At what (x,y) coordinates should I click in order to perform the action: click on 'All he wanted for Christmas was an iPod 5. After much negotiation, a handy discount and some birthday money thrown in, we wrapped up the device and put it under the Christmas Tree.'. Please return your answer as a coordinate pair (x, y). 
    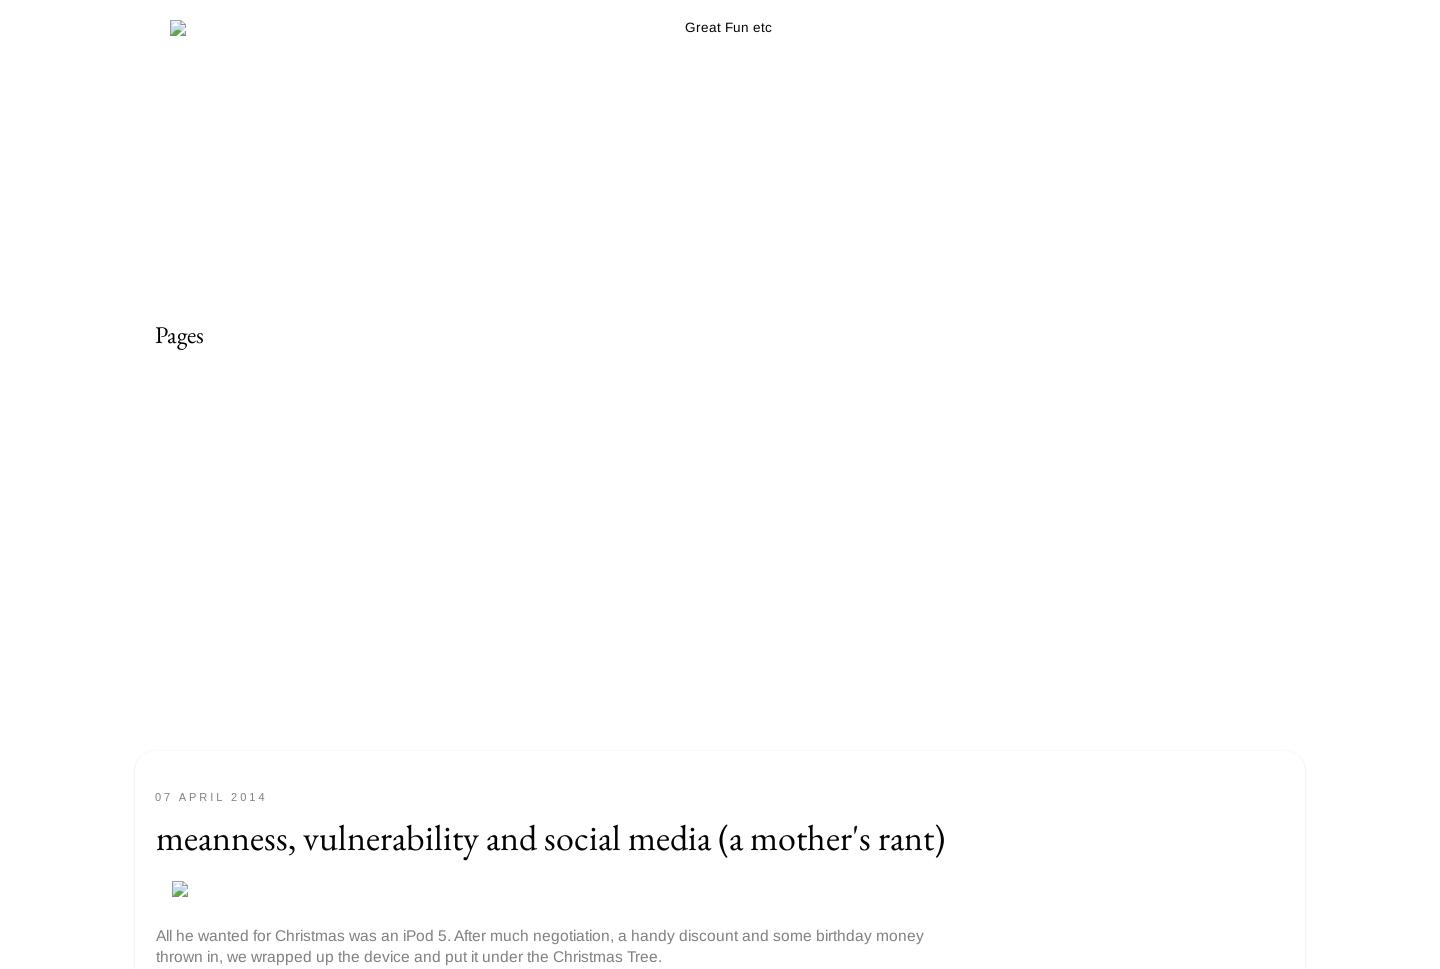
    Looking at the image, I should click on (539, 944).